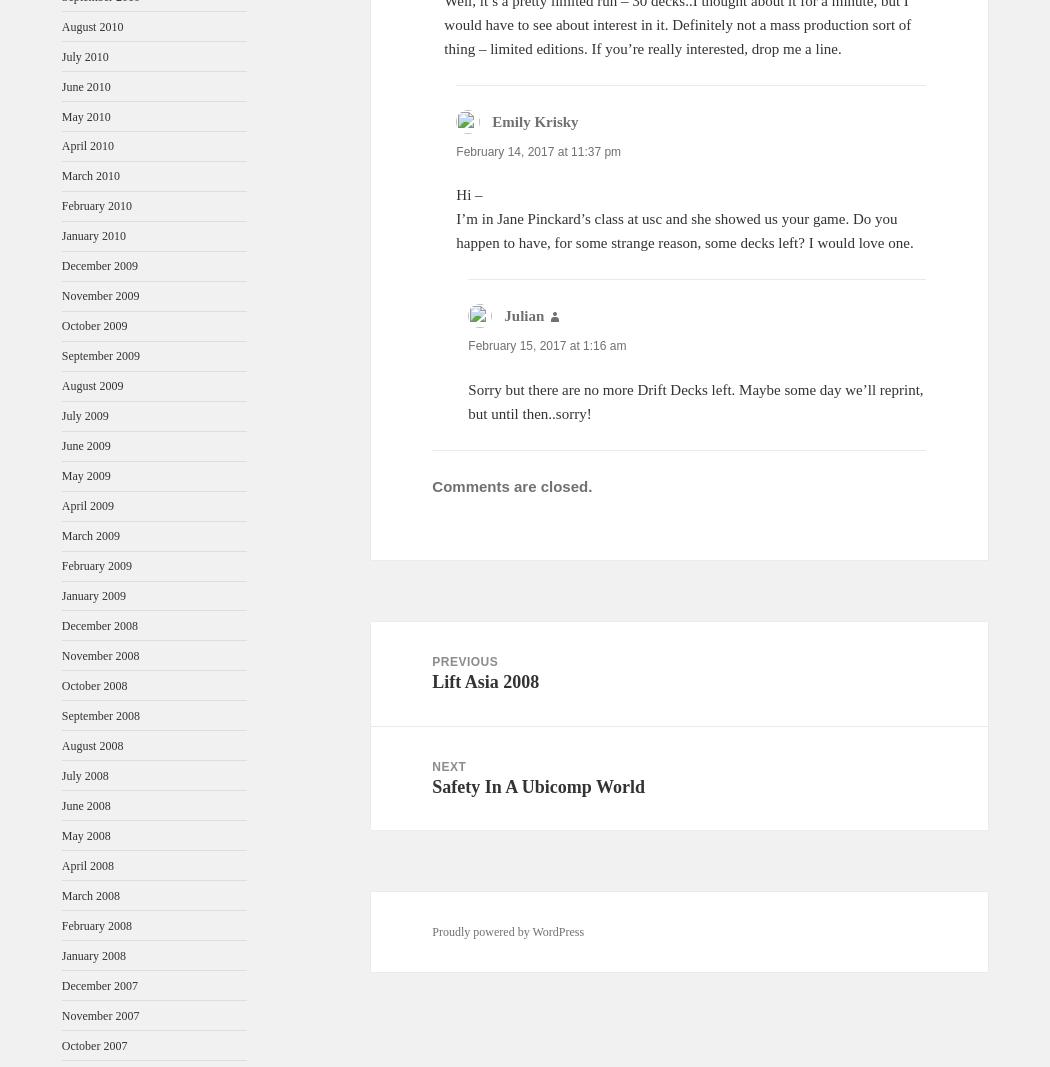  I want to click on 'August 2010', so click(91, 25).